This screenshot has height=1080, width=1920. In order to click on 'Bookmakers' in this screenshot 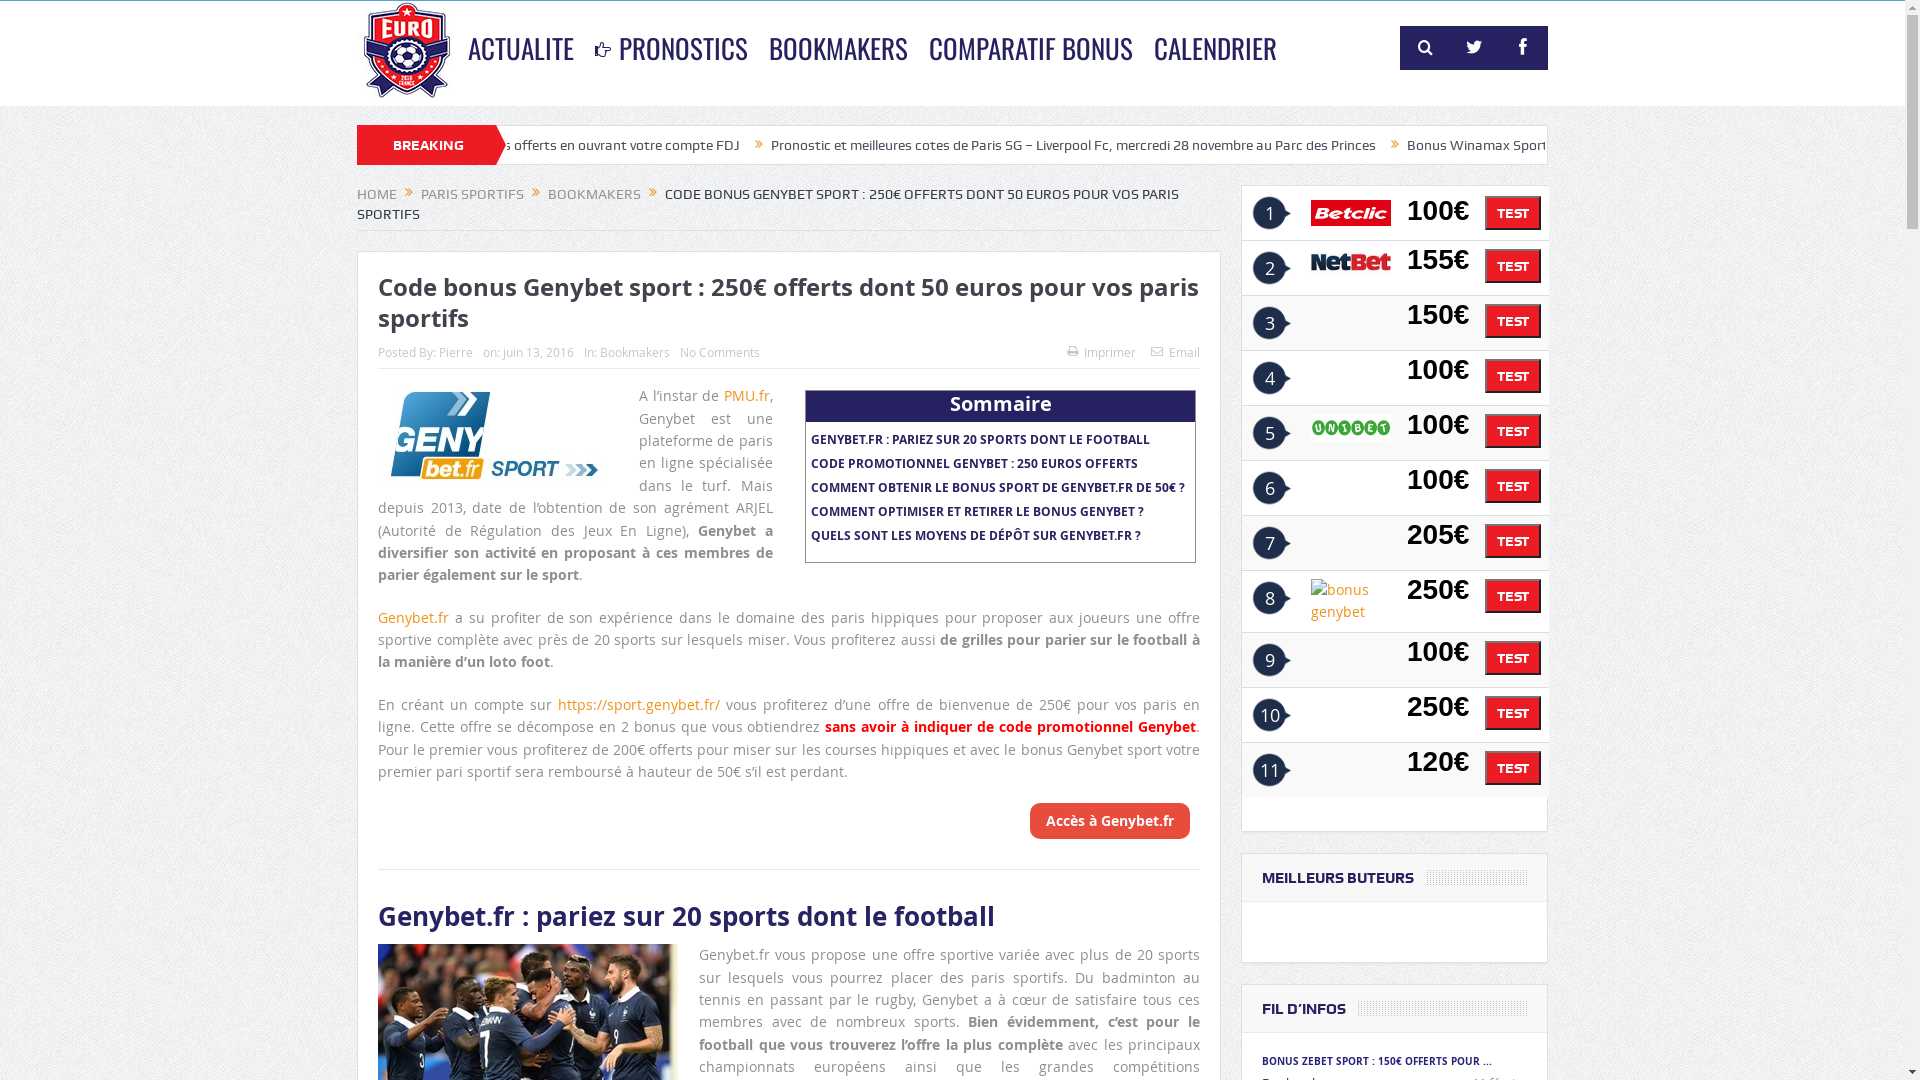, I will do `click(633, 350)`.